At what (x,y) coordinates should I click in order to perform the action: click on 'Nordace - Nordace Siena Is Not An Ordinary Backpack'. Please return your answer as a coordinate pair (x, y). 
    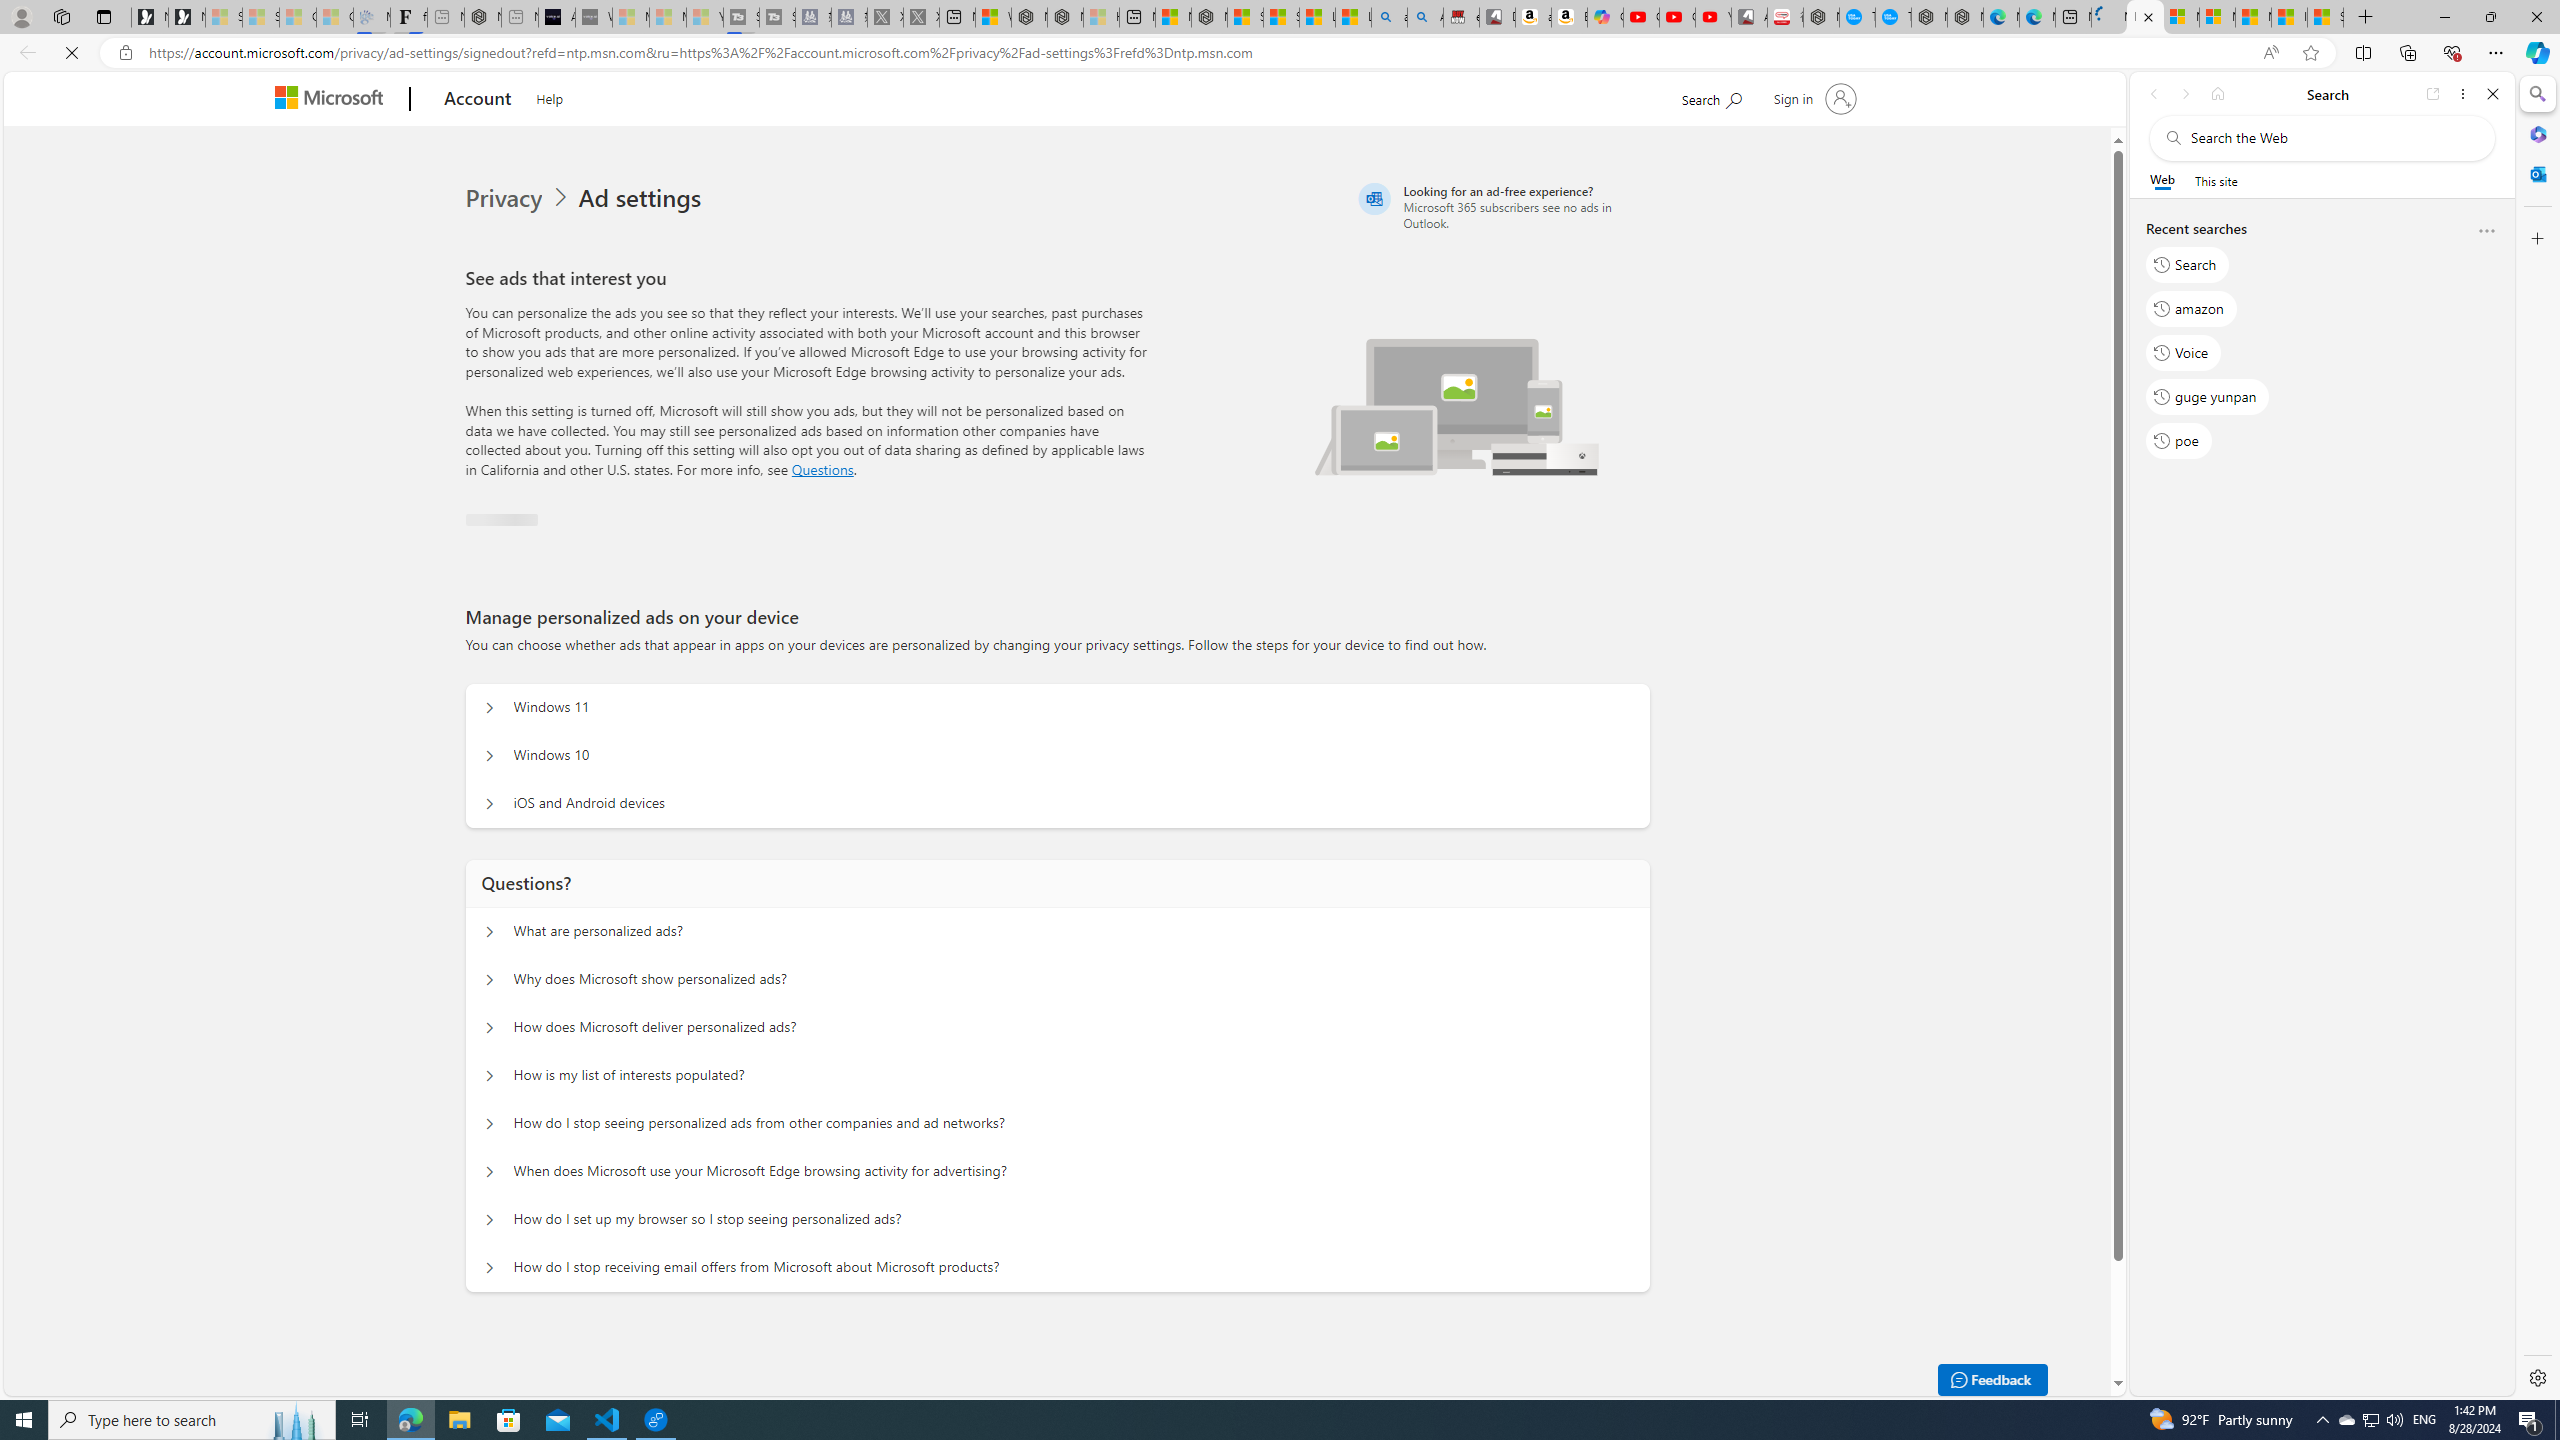
    Looking at the image, I should click on (1208, 16).